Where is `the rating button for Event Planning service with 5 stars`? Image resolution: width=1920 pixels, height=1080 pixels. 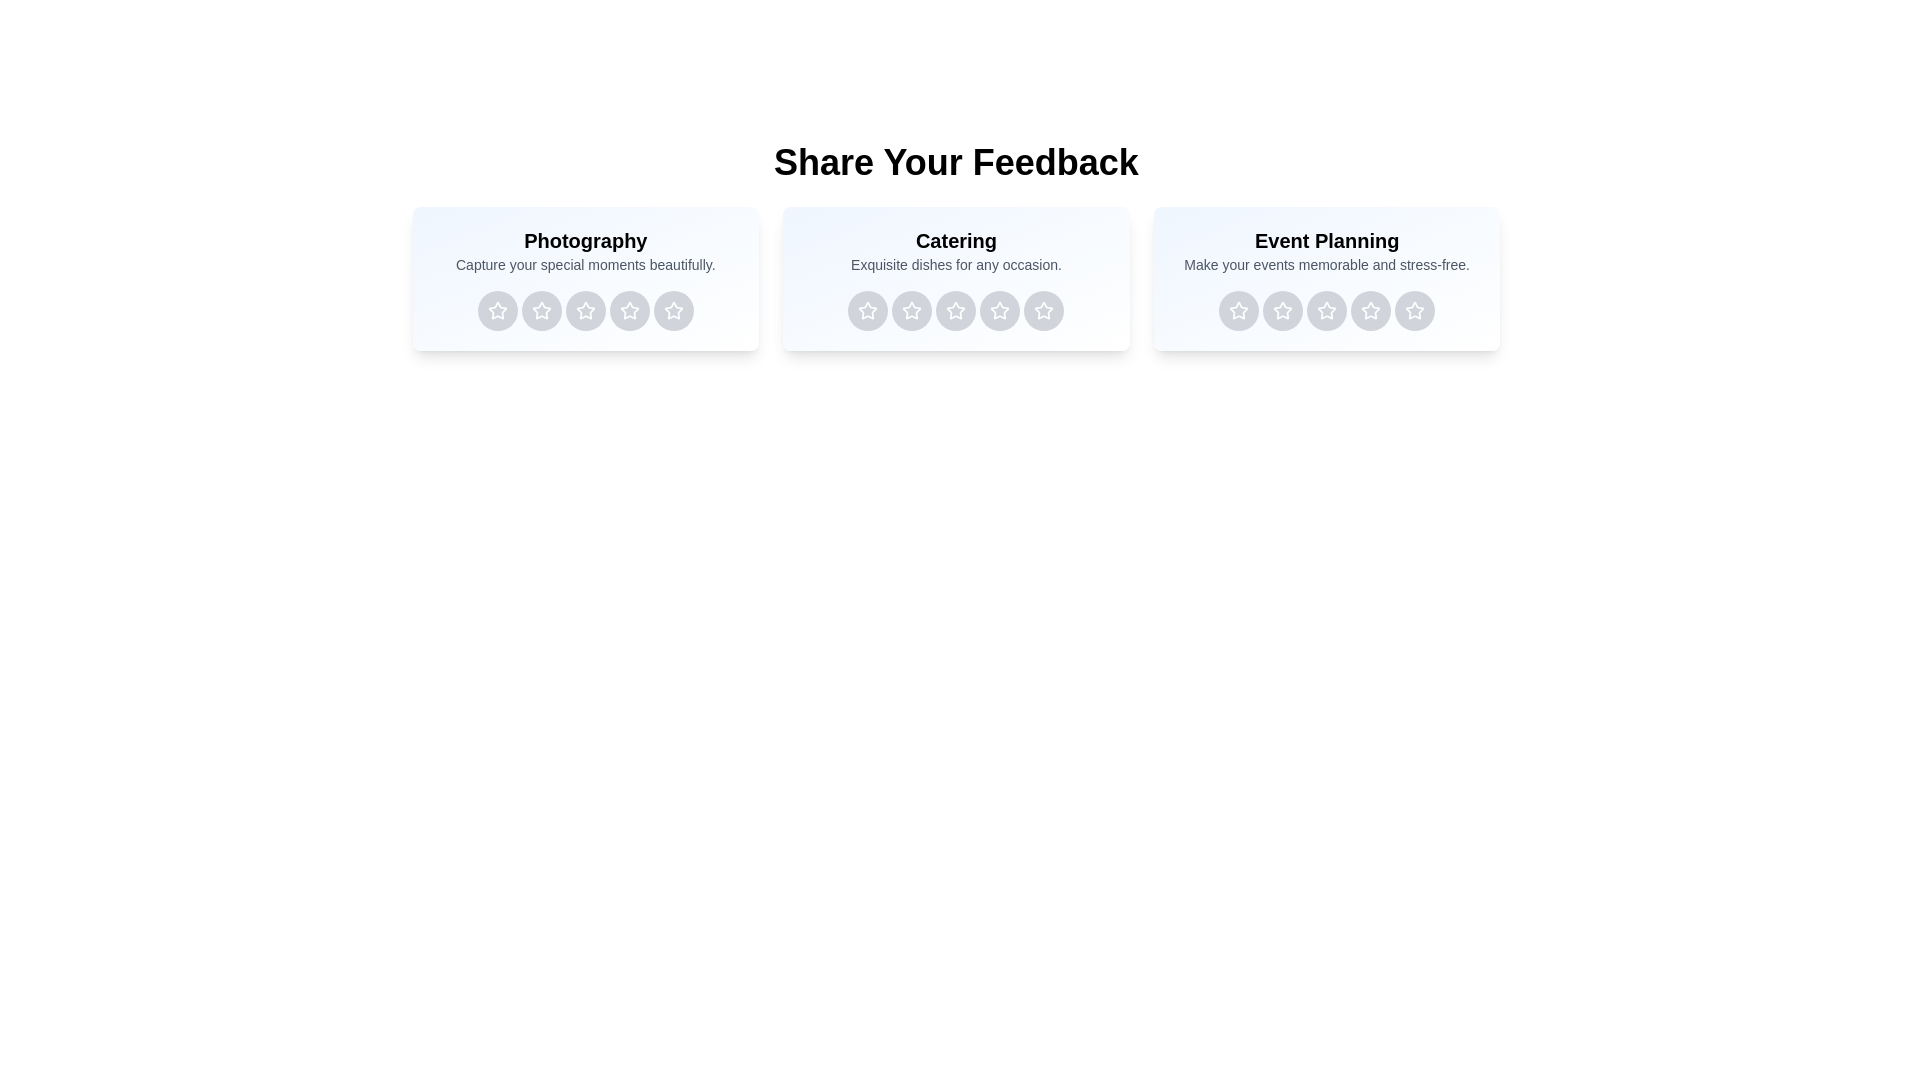
the rating button for Event Planning service with 5 stars is located at coordinates (1414, 311).